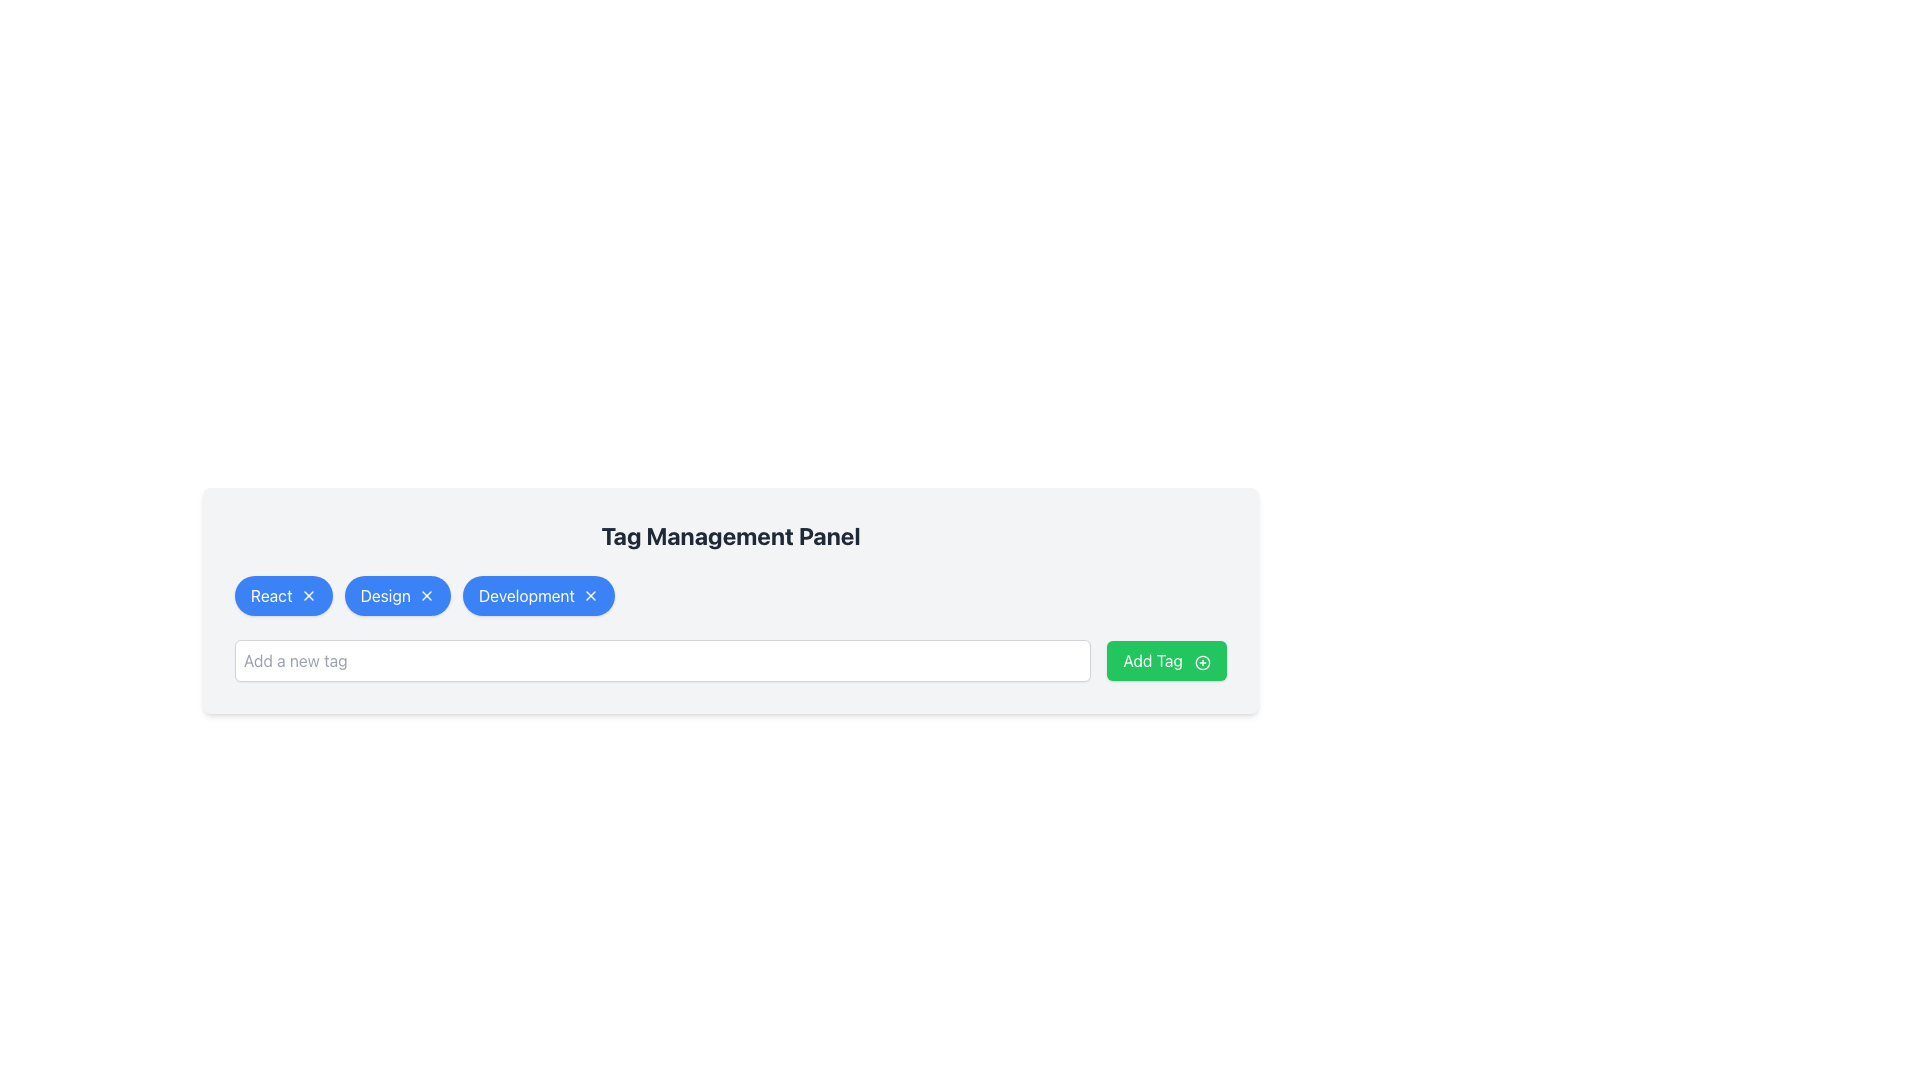  What do you see at coordinates (526, 595) in the screenshot?
I see `the 'Development' tag label in the Tag Management Panel, which is the third blue tag from the left, positioned between the 'Design' tag and a delete button` at bounding box center [526, 595].